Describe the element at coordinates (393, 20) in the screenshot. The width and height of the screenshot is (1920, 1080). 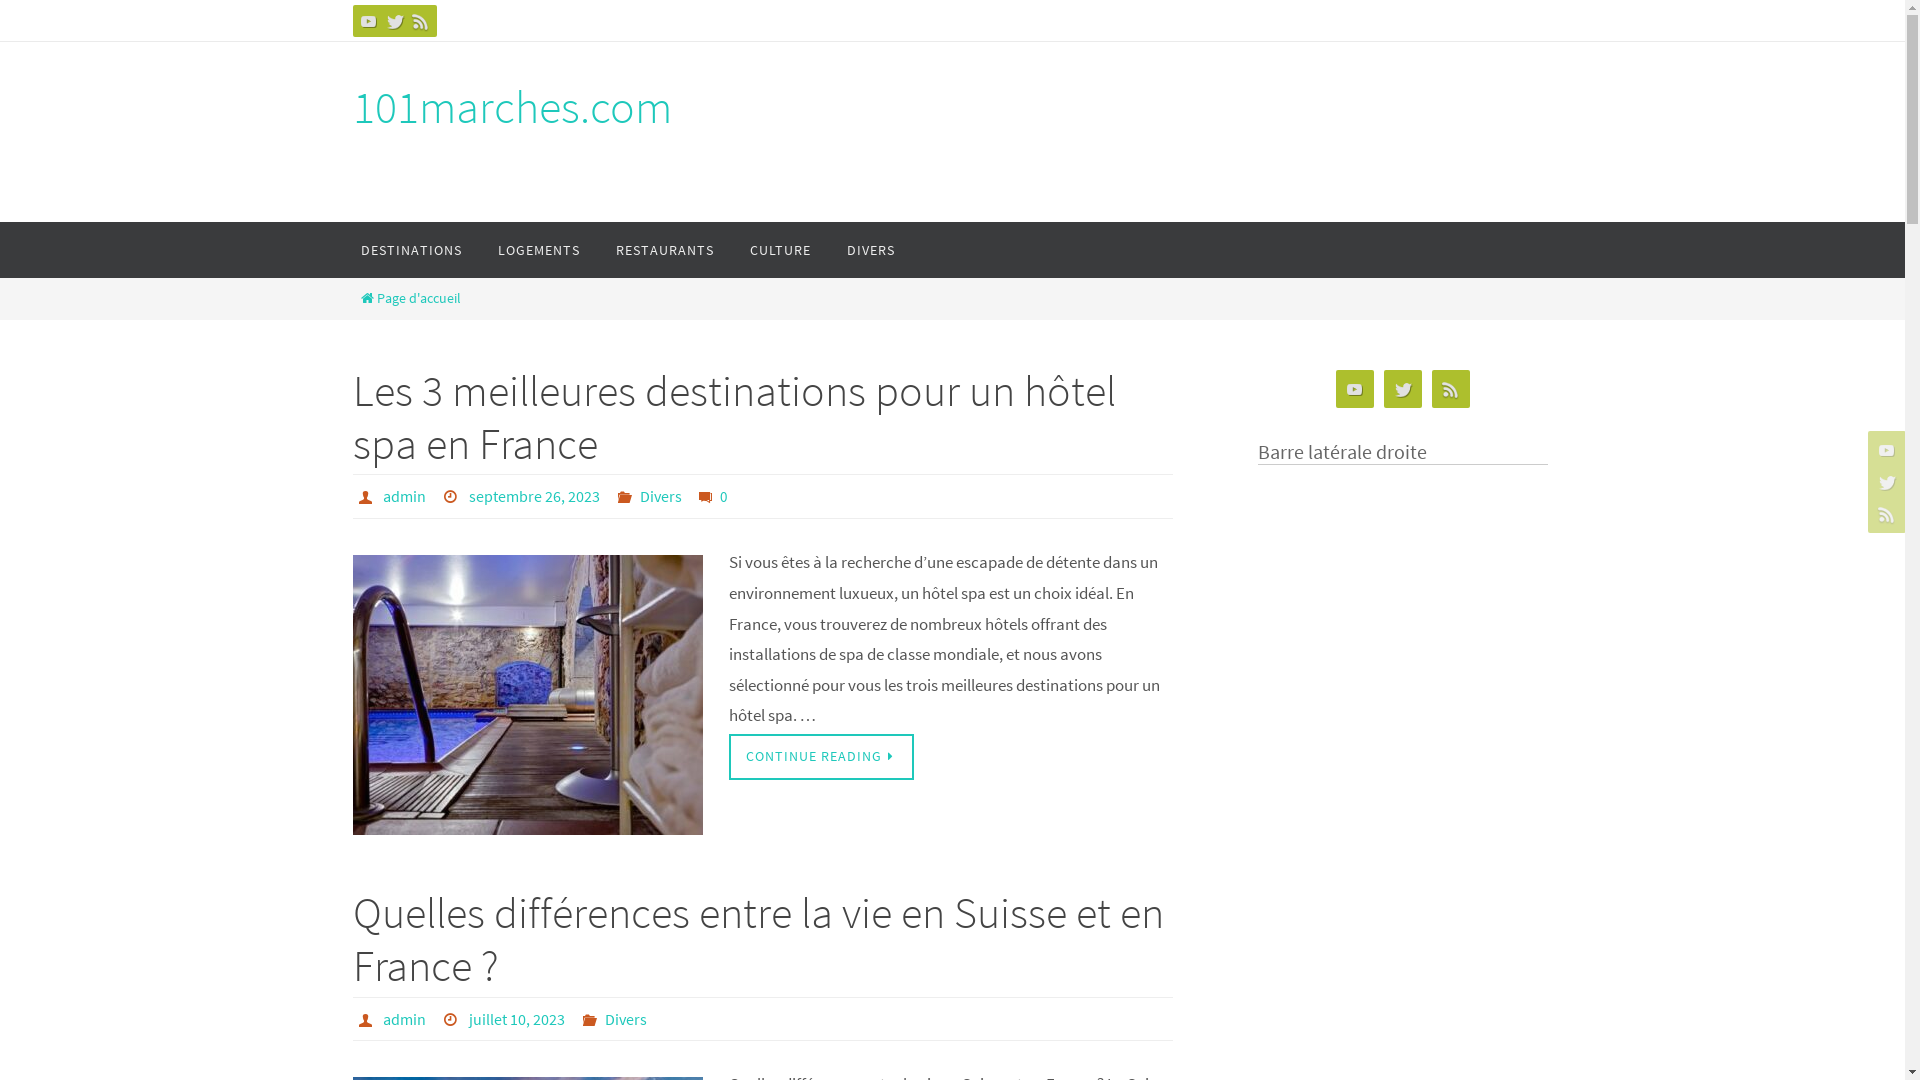
I see `'Twitter'` at that location.